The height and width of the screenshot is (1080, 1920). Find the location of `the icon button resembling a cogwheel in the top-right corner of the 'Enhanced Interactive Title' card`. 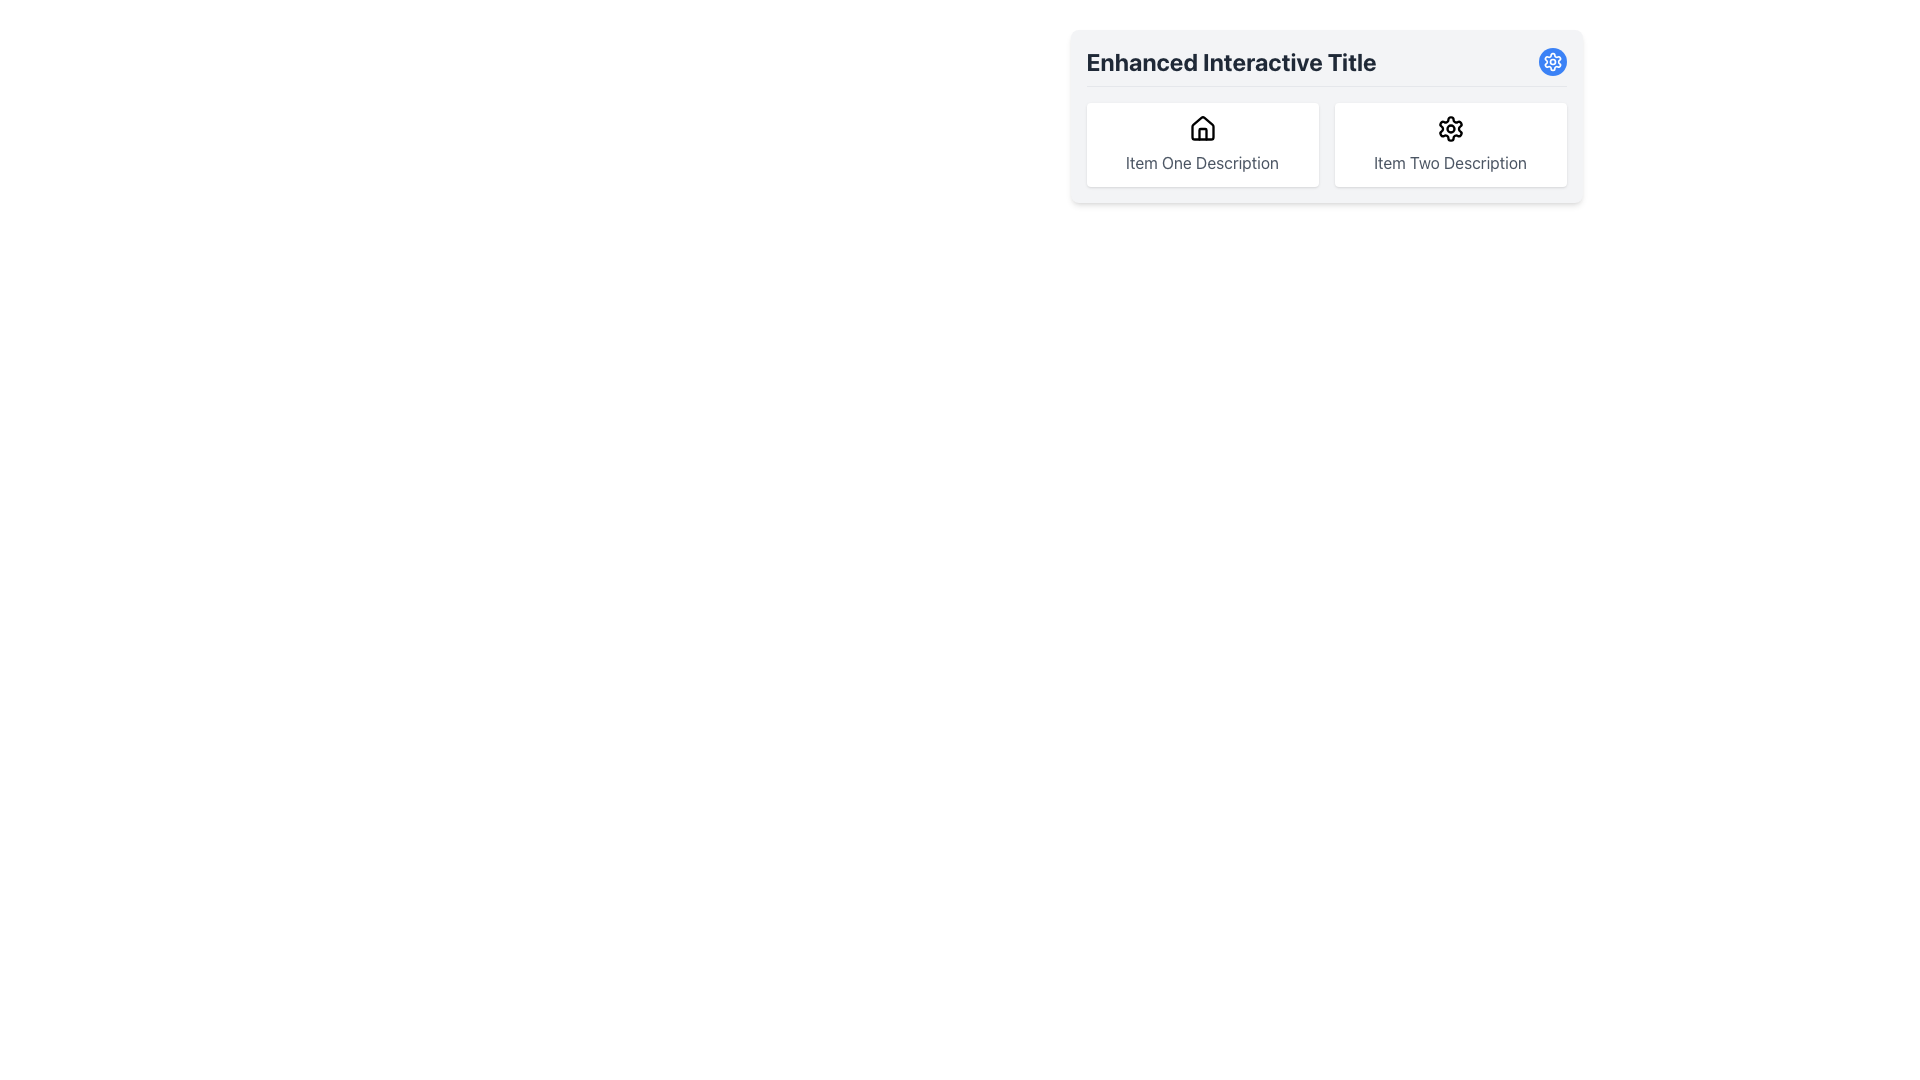

the icon button resembling a cogwheel in the top-right corner of the 'Enhanced Interactive Title' card is located at coordinates (1551, 60).